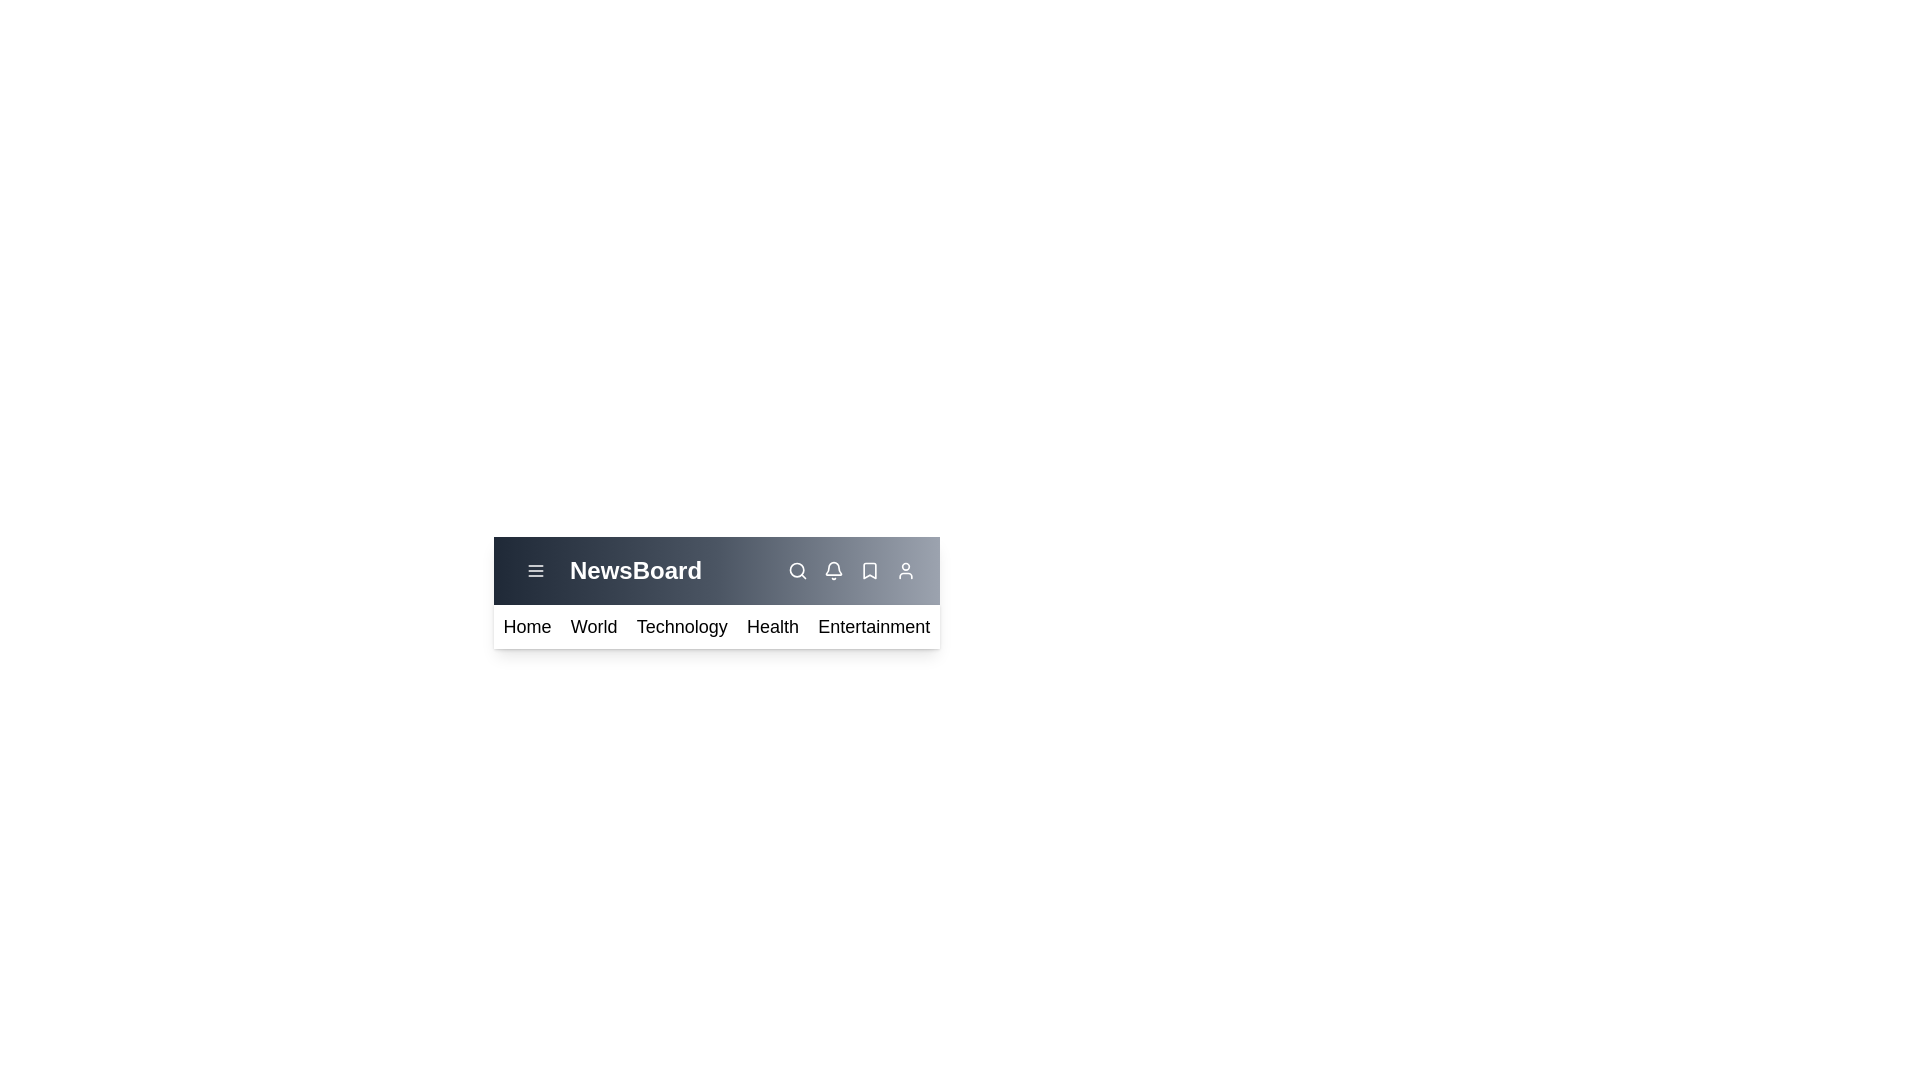  Describe the element at coordinates (873, 626) in the screenshot. I see `the category Entertainment from the menu` at that location.